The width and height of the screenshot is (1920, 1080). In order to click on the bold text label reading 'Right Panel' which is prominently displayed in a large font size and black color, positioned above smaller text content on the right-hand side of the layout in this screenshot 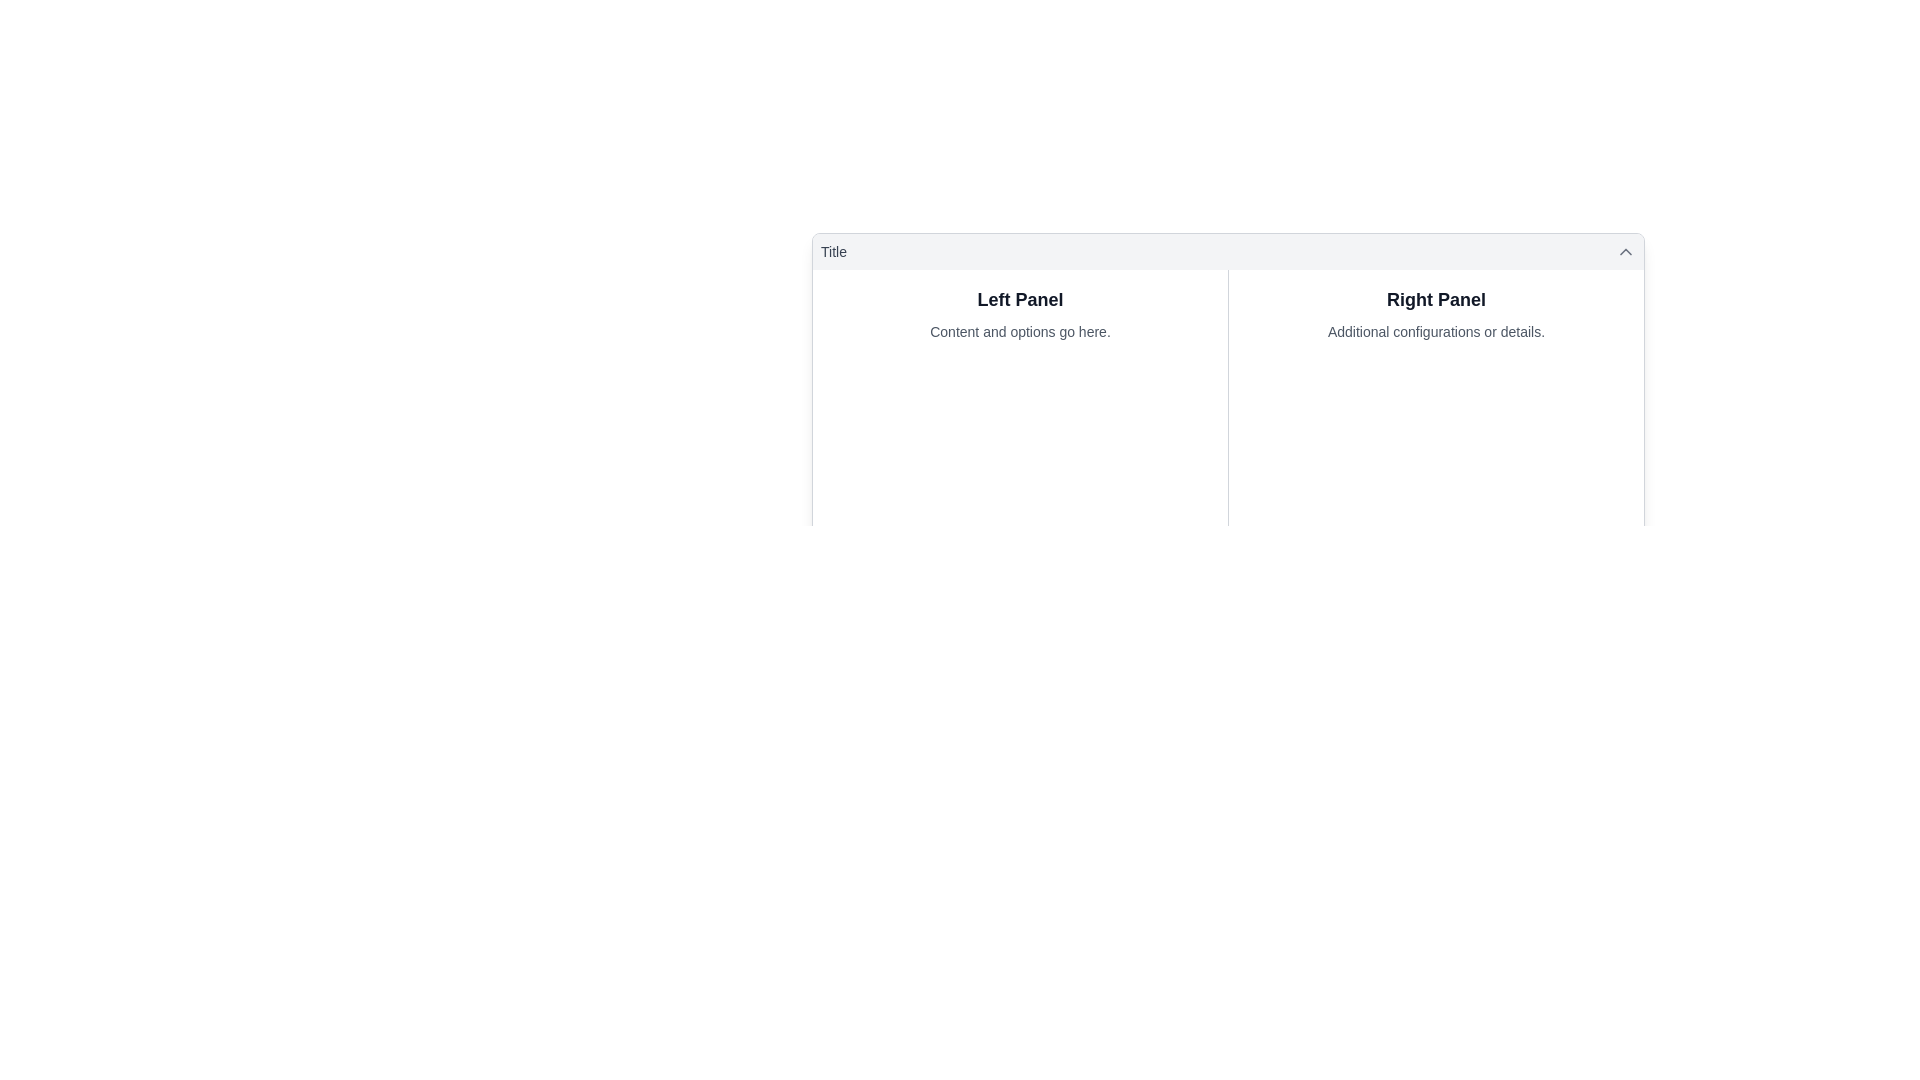, I will do `click(1435, 300)`.